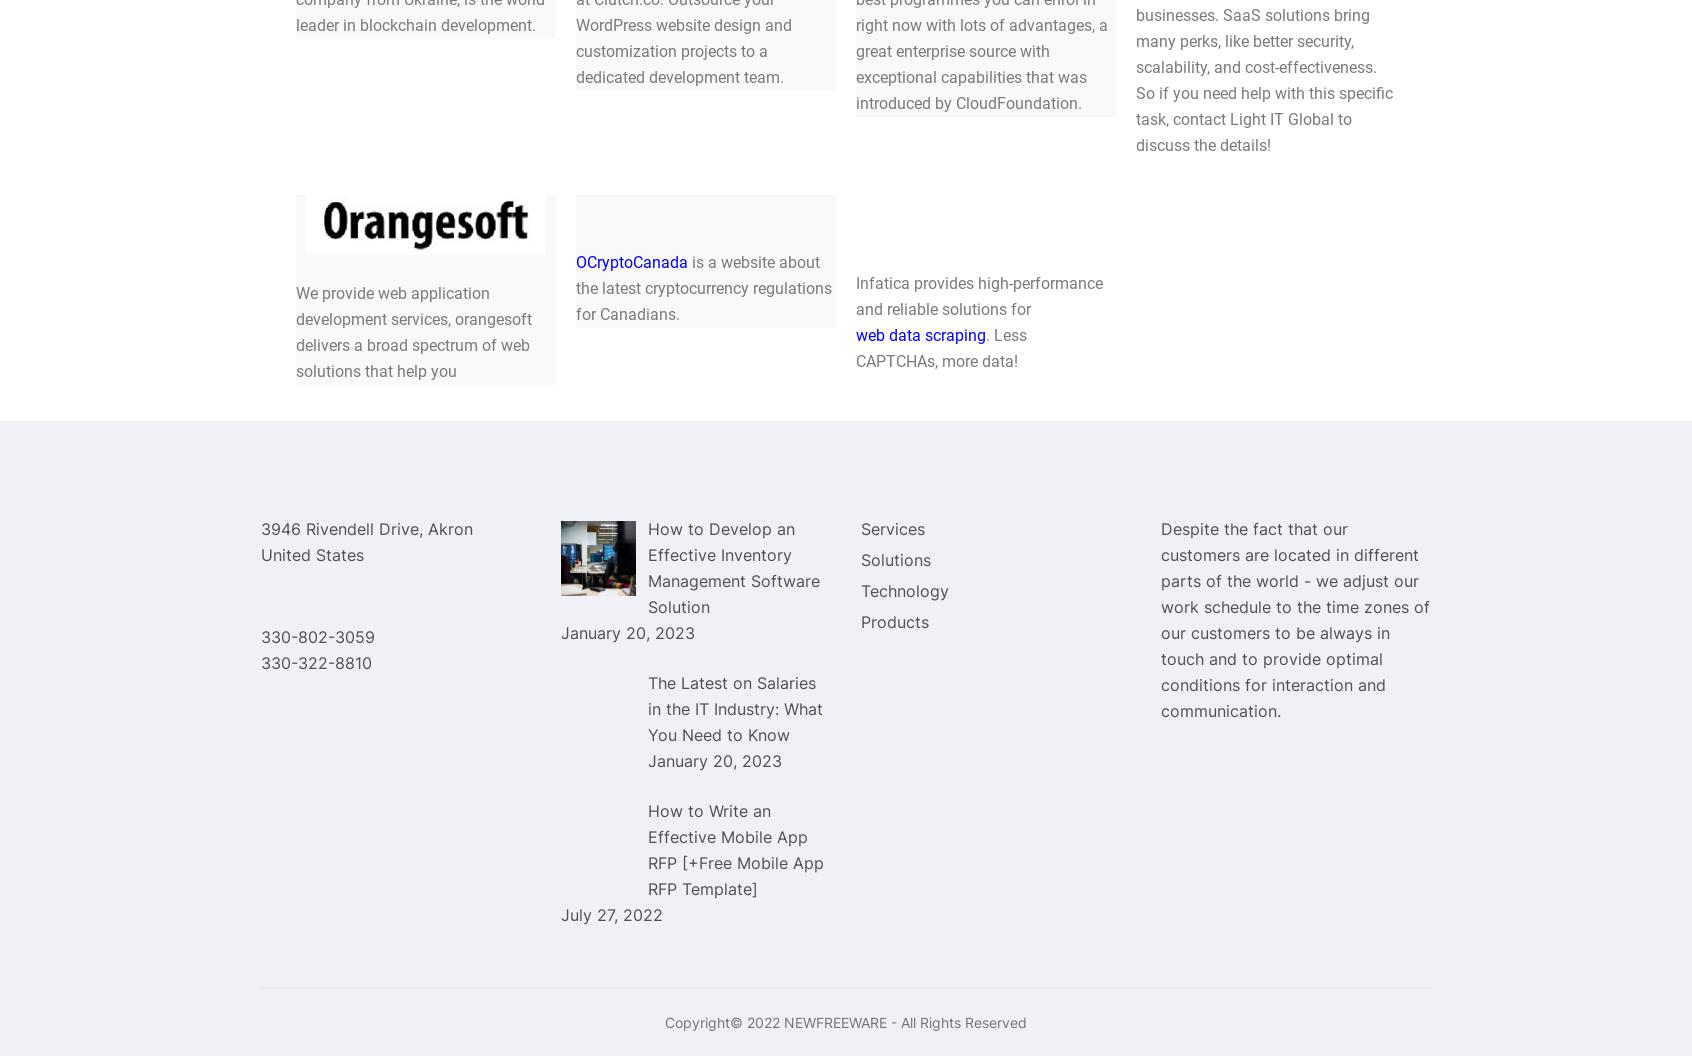 This screenshot has height=1056, width=1692. What do you see at coordinates (979, 295) in the screenshot?
I see `'Infatica provides high-performance and reliable solutions for'` at bounding box center [979, 295].